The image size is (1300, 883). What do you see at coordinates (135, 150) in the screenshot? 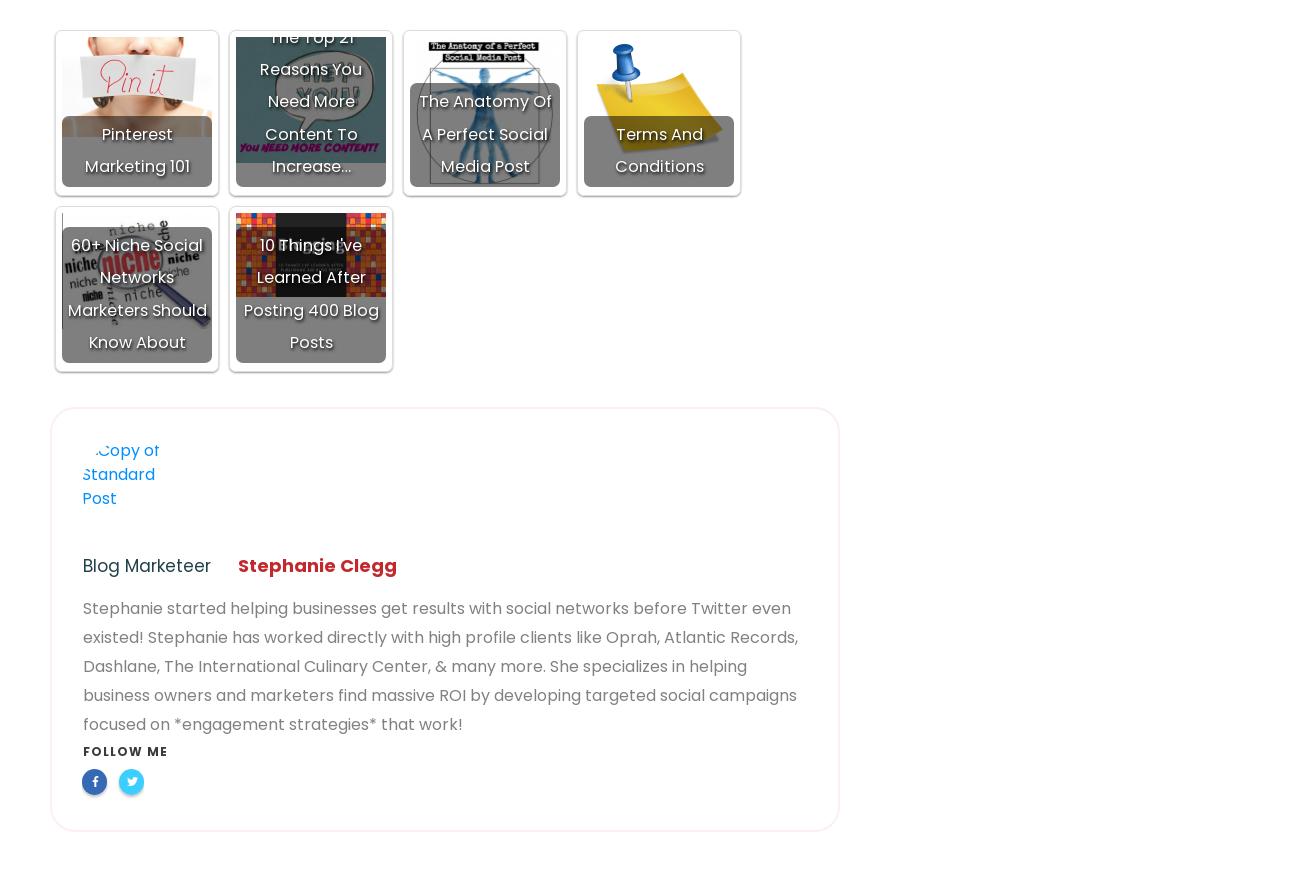
I see `'Pinterest Marketing 101'` at bounding box center [135, 150].